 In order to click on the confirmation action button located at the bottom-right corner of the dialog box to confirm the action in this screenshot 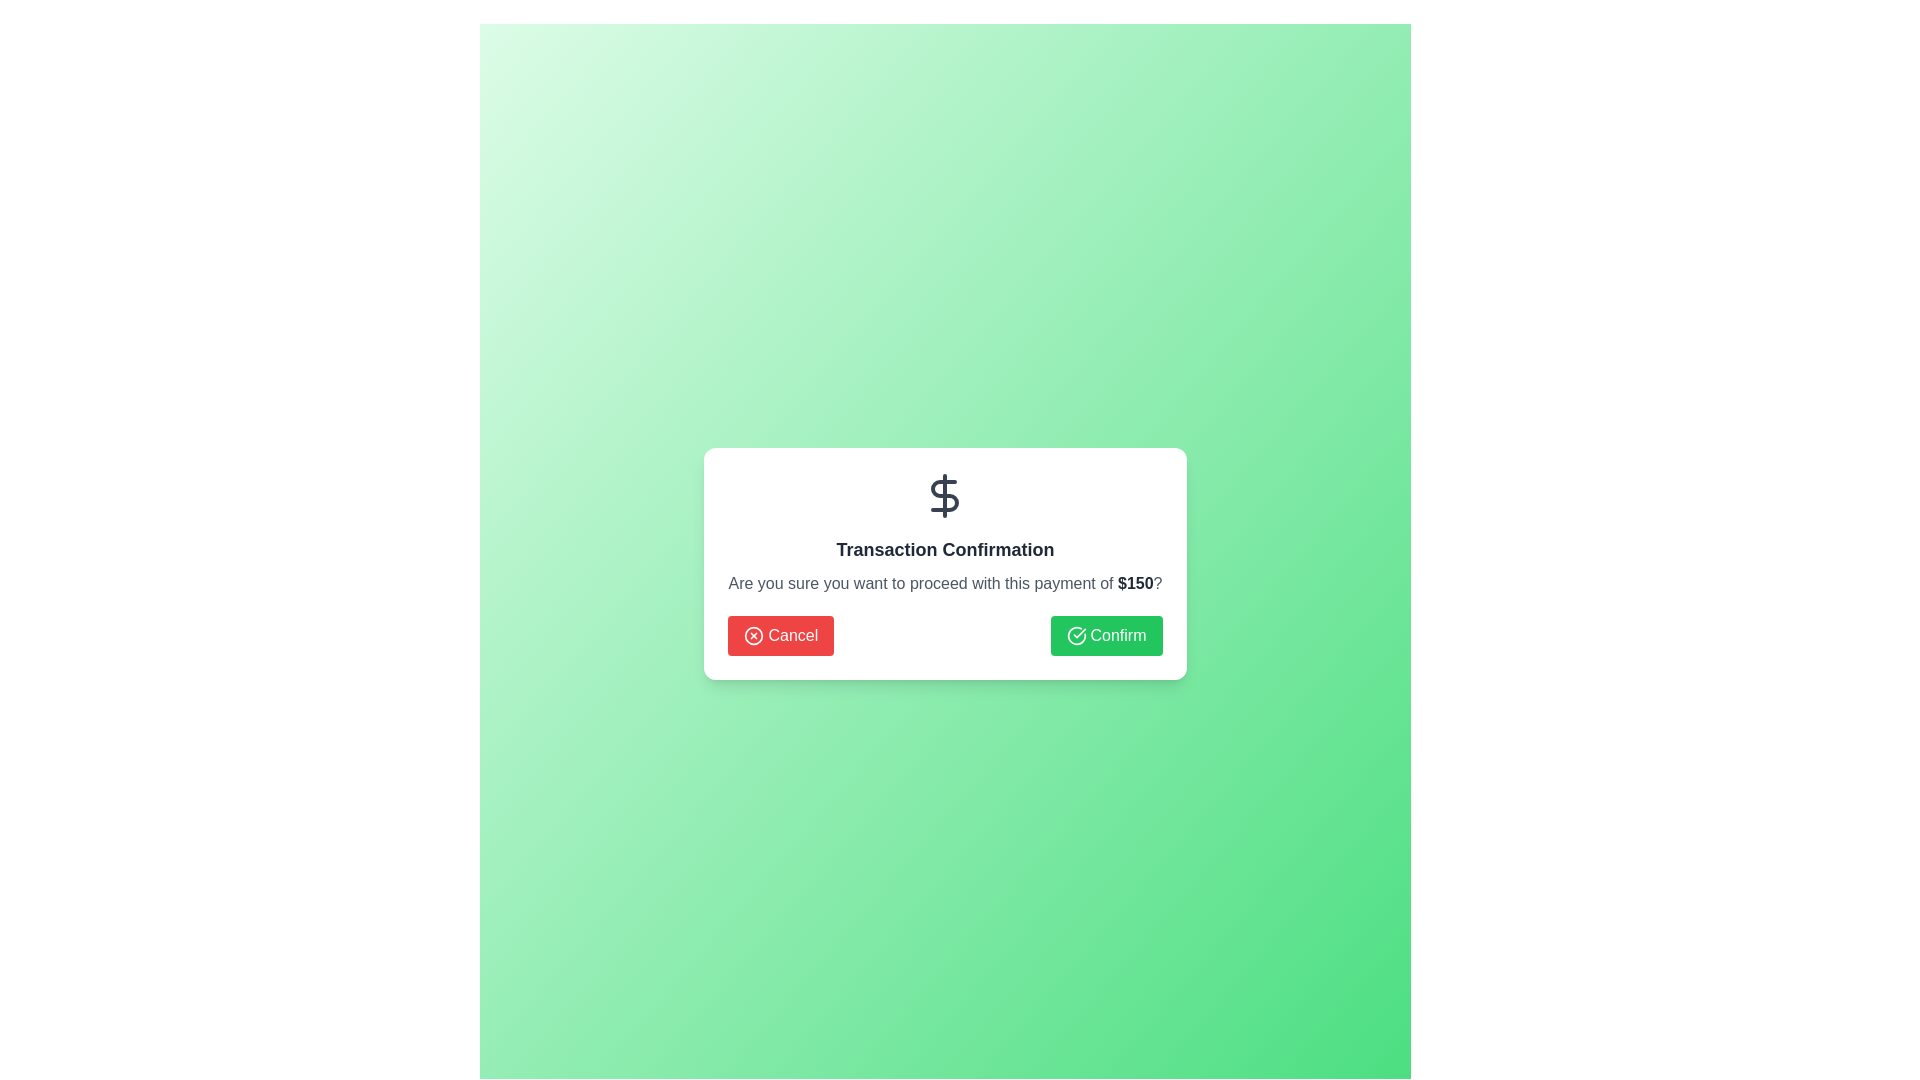, I will do `click(1105, 636)`.